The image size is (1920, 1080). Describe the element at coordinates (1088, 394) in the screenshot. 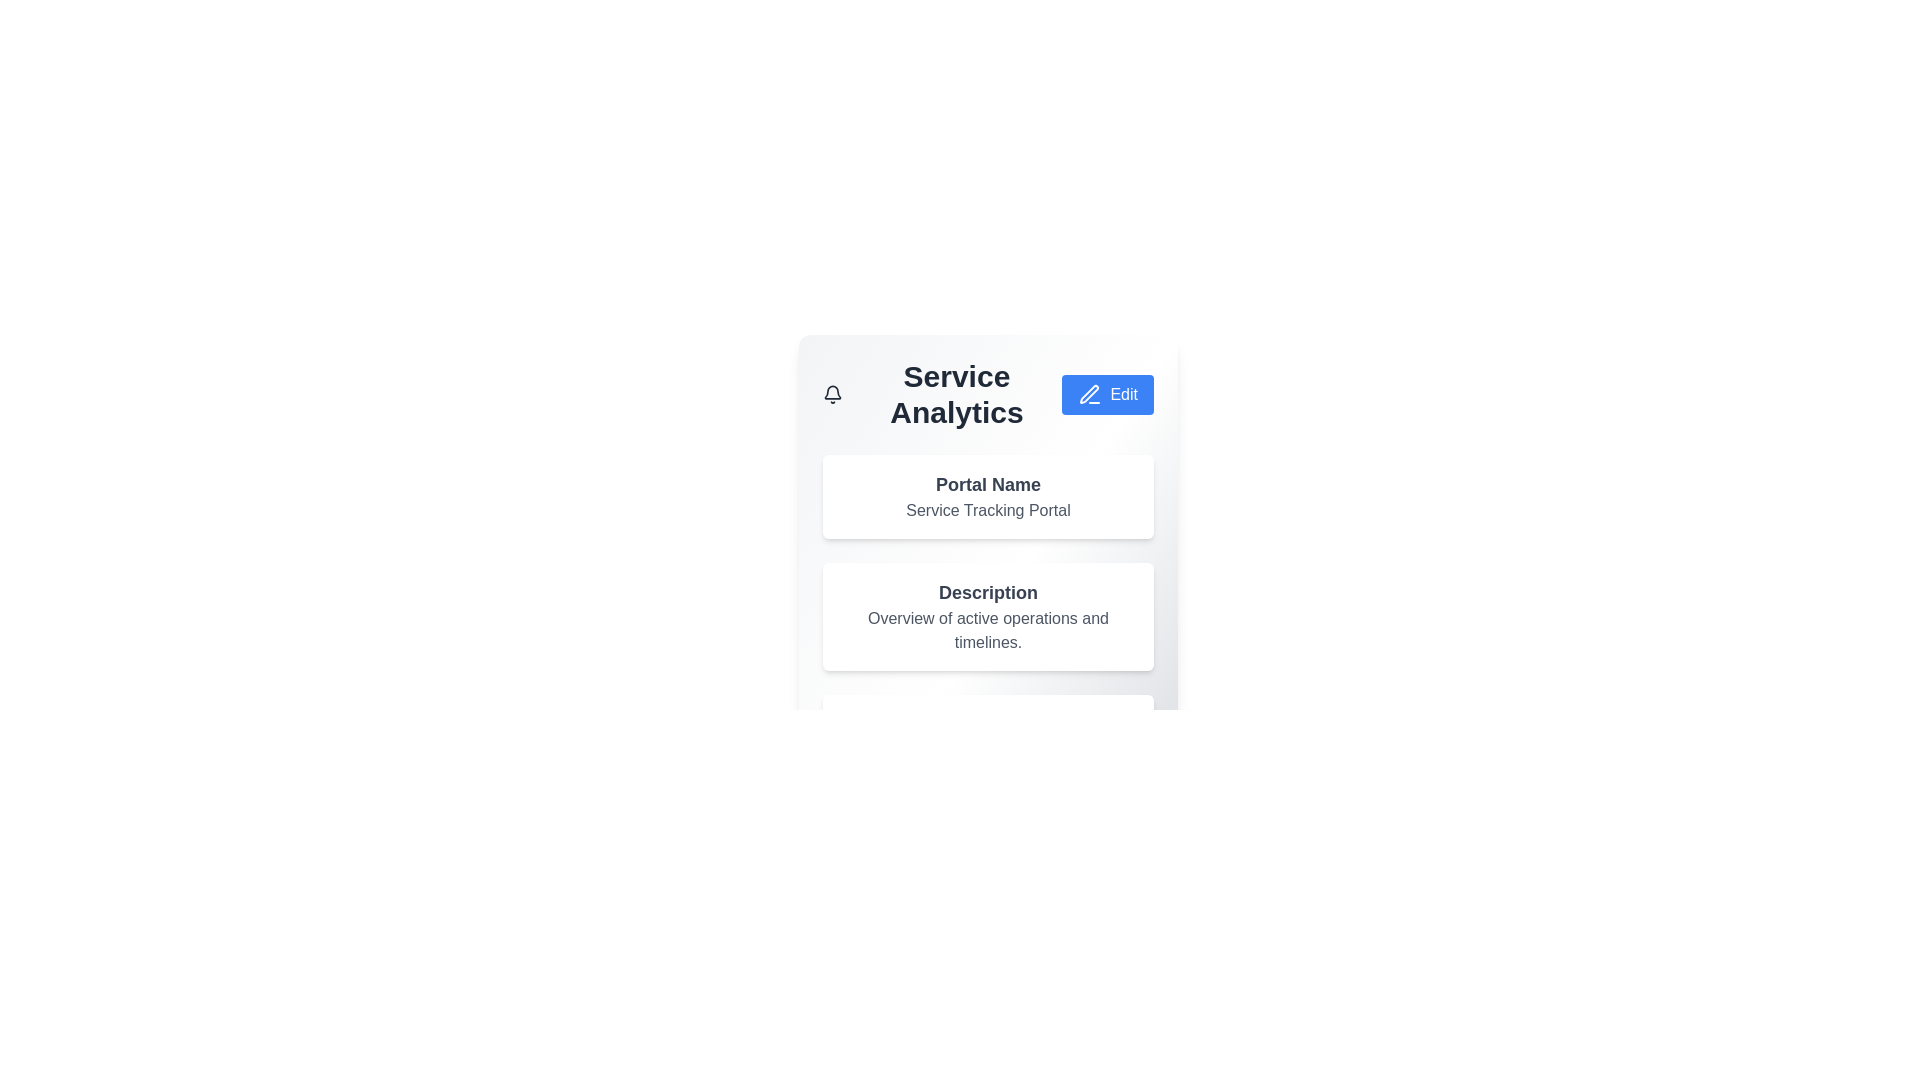

I see `the pen icon located within the 'Edit' button on the top-right corner of the 'Service Analytics' card` at that location.